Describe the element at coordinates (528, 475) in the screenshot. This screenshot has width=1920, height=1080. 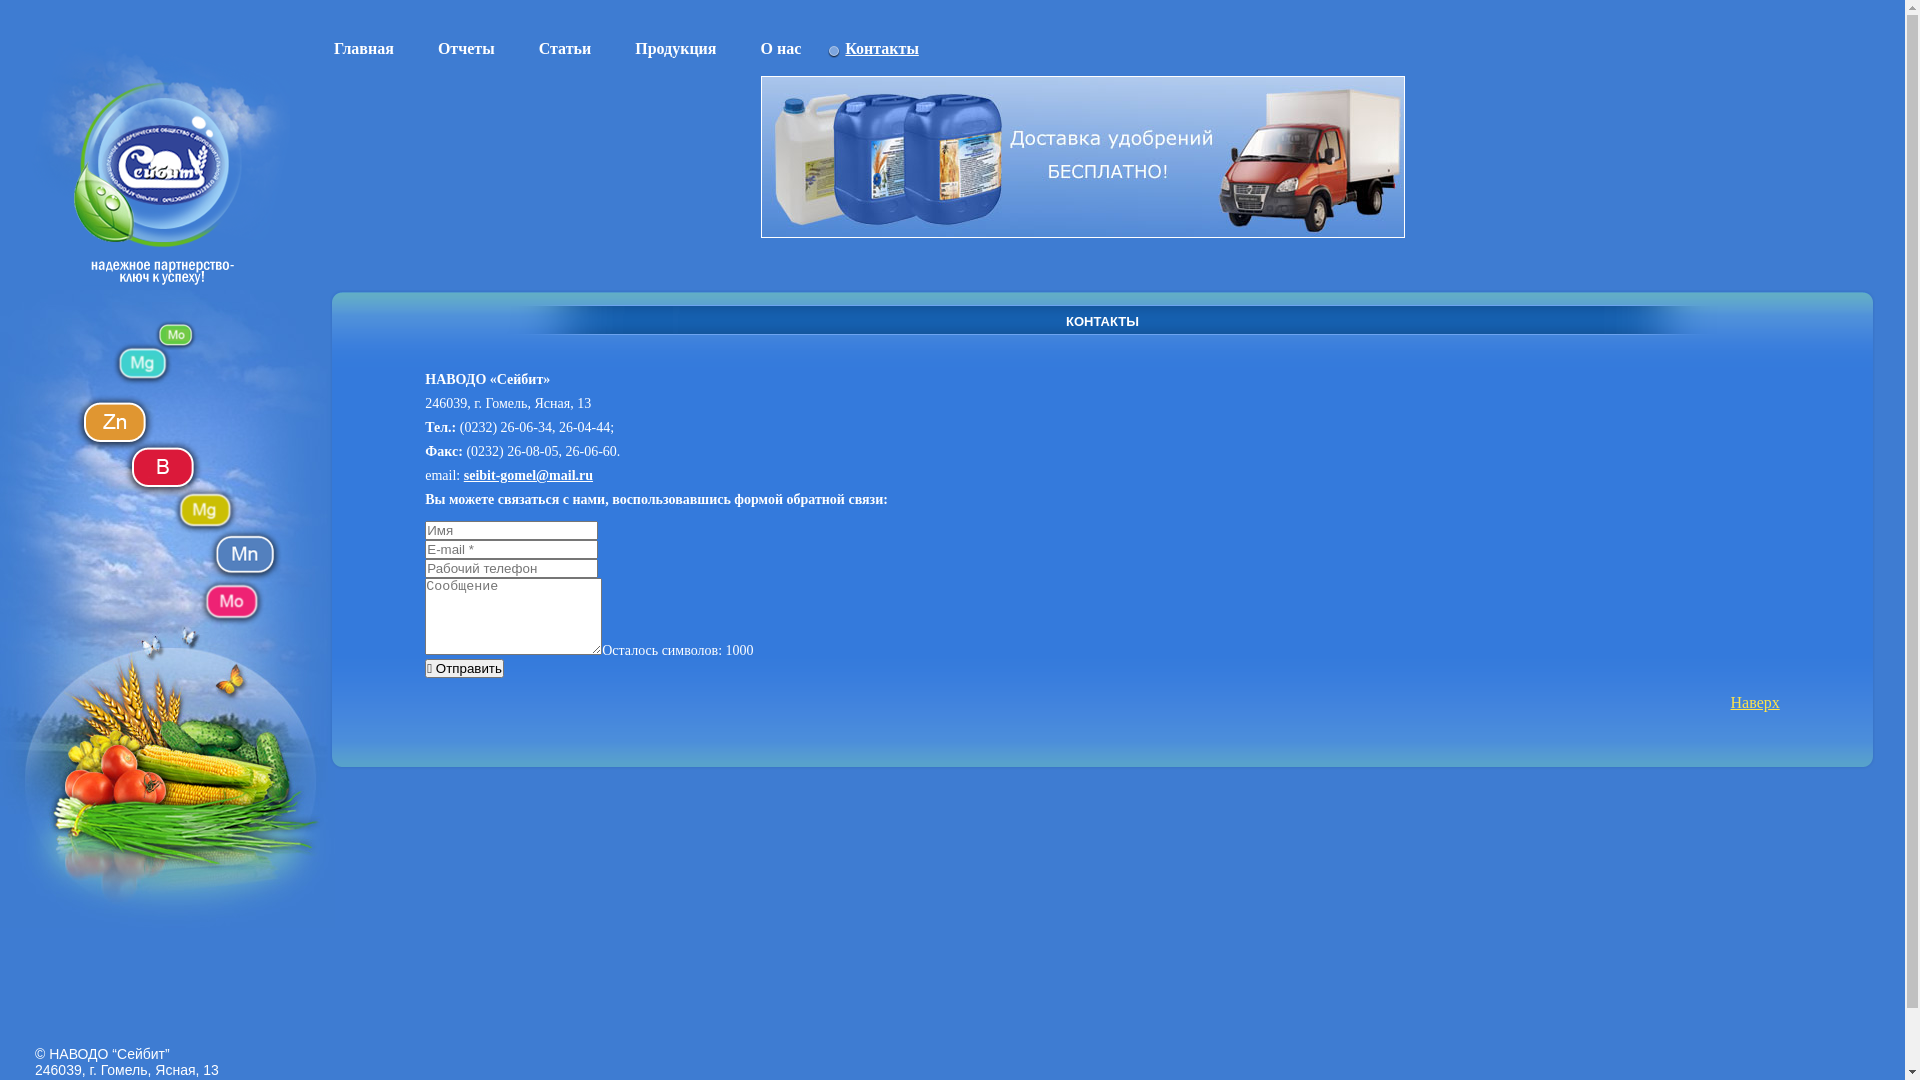
I see `'seibit-gomel@mail.ru'` at that location.